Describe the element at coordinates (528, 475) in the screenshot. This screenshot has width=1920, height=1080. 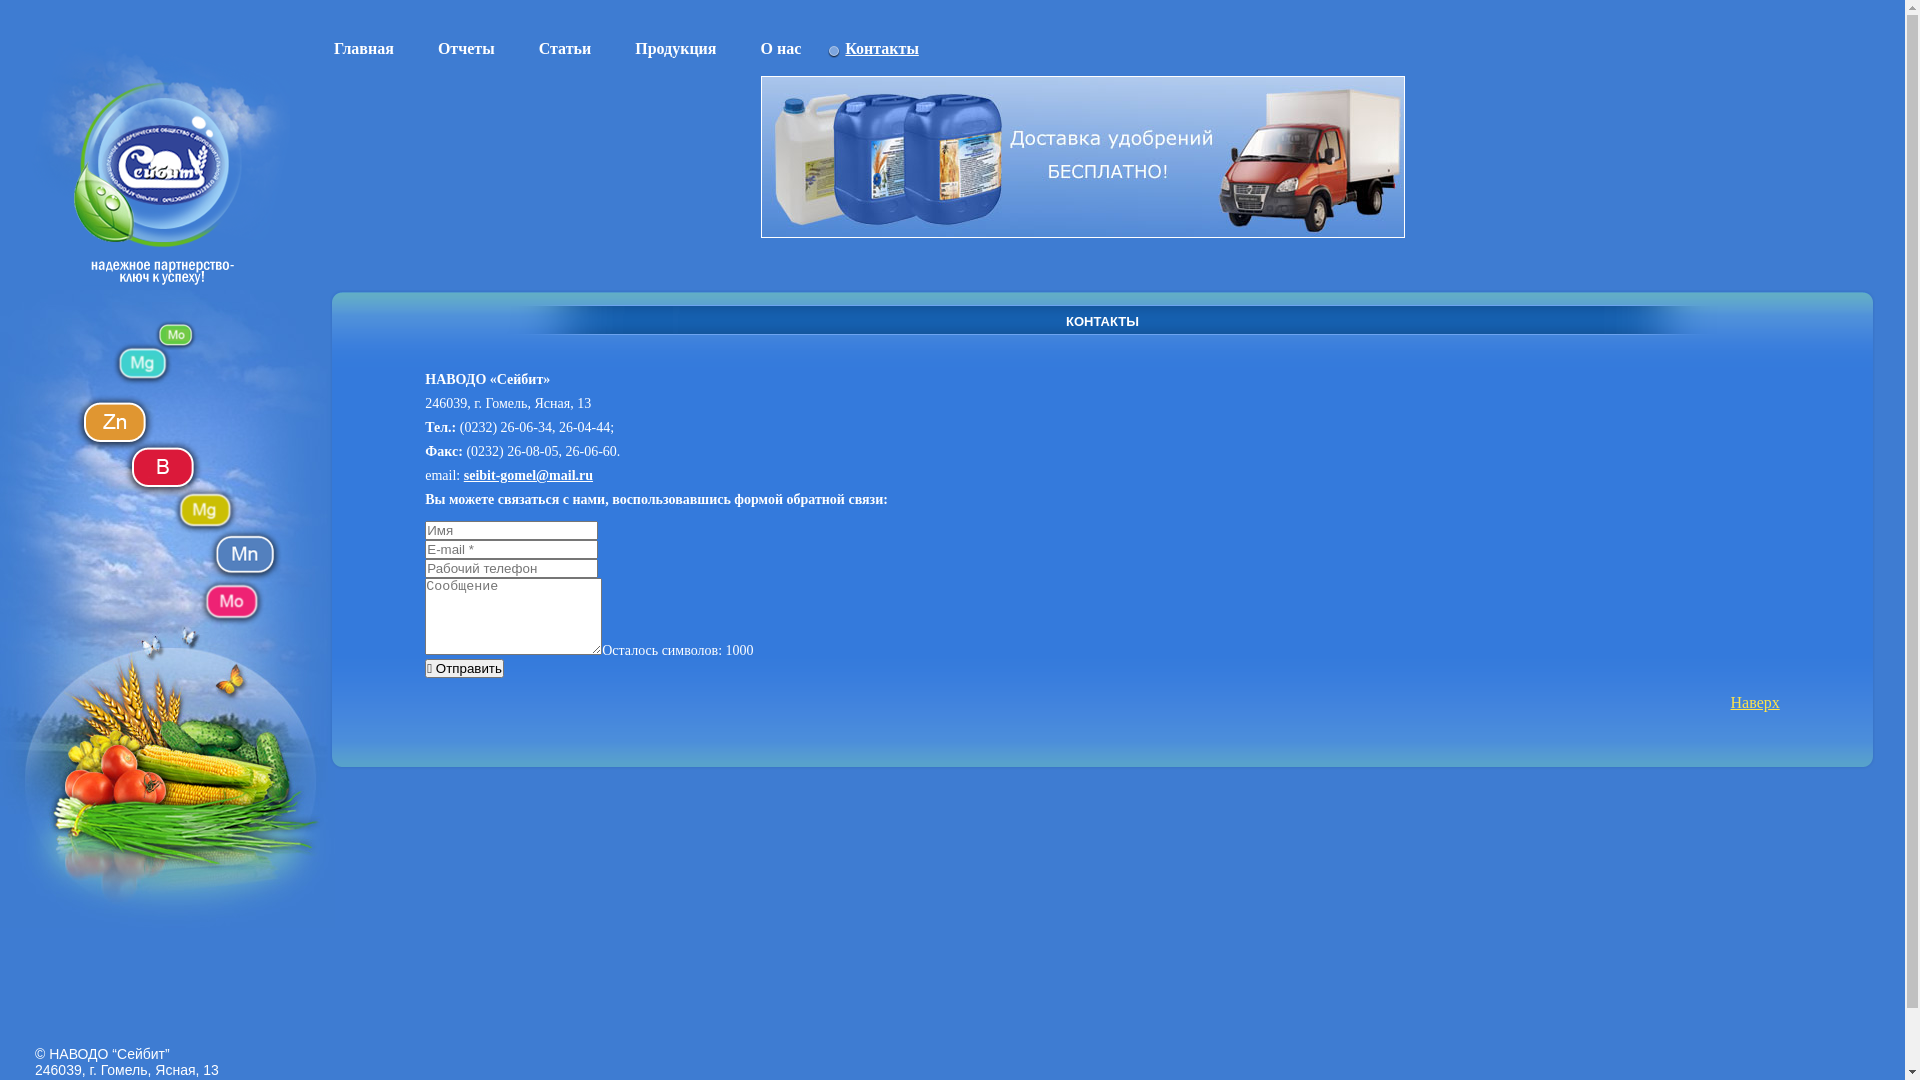
I see `'seibit-gomel@mail.ru'` at that location.